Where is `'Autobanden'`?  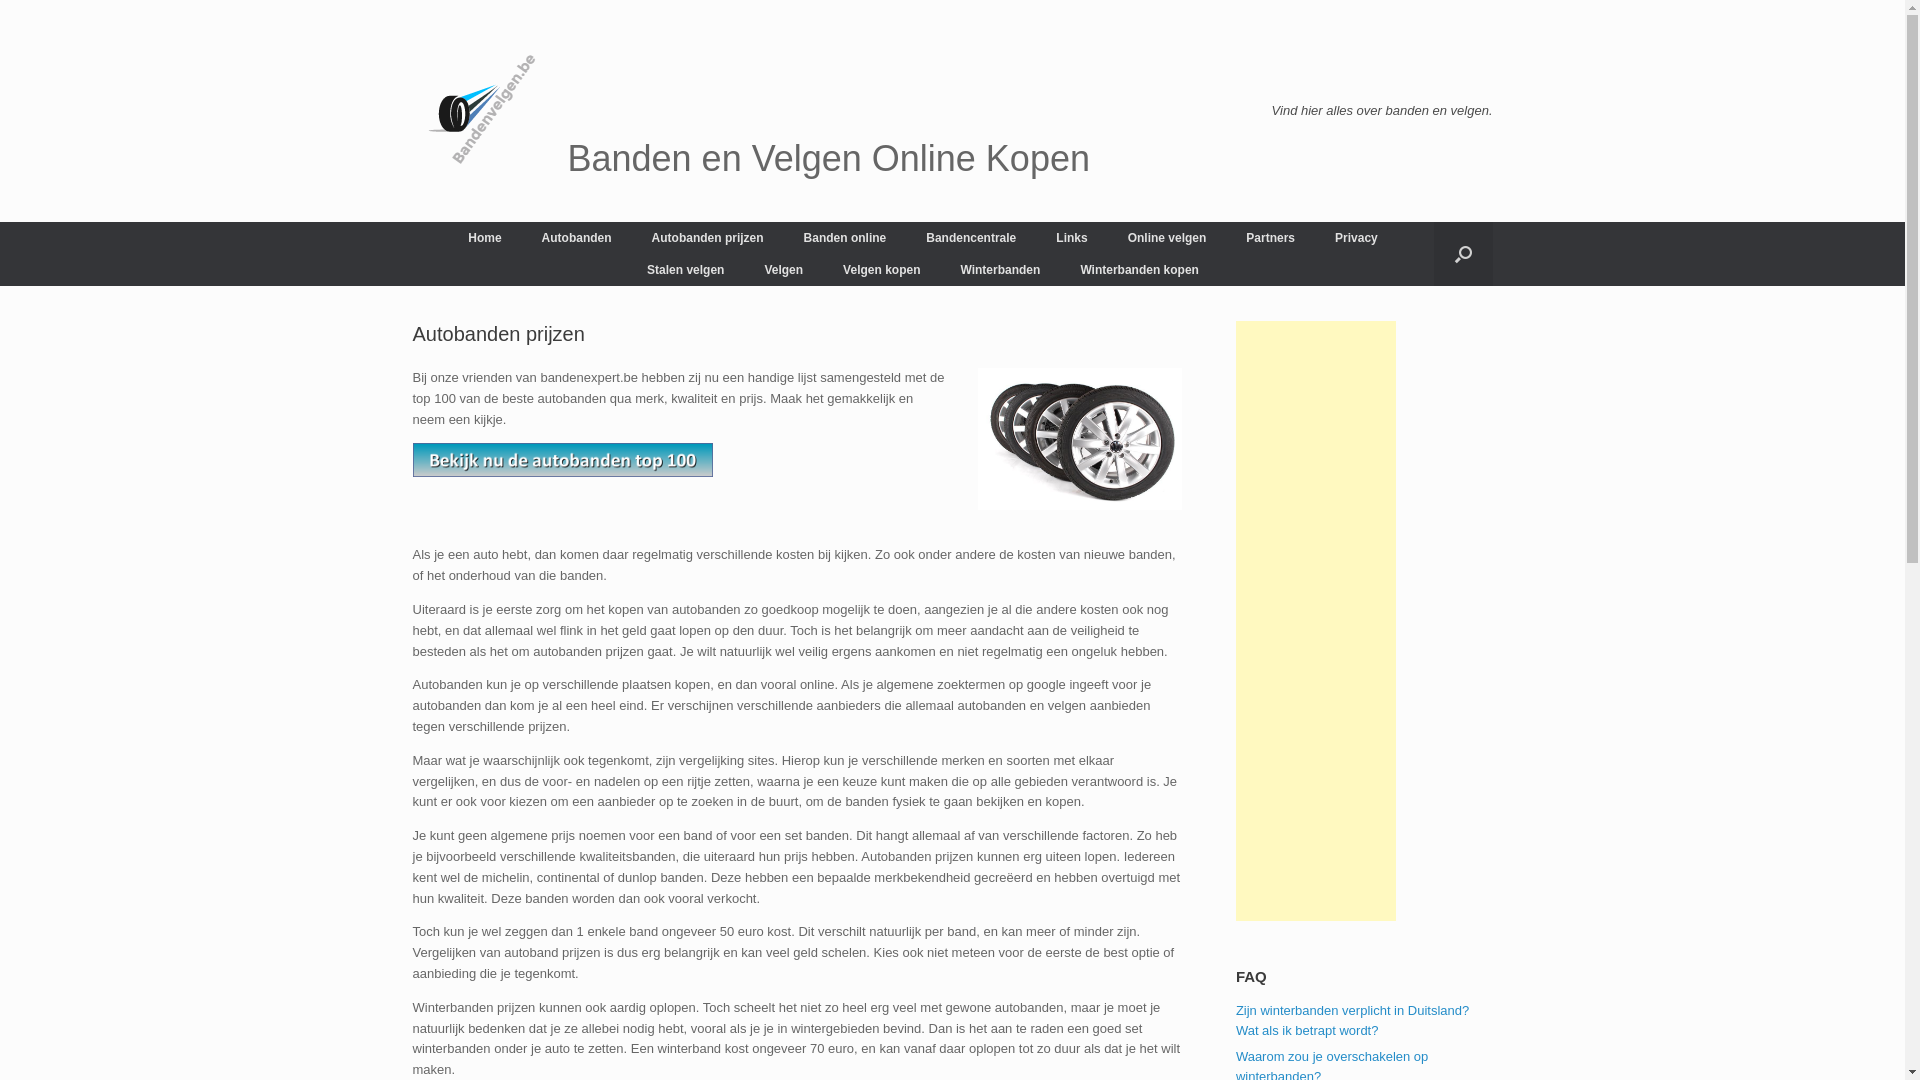
'Autobanden' is located at coordinates (575, 237).